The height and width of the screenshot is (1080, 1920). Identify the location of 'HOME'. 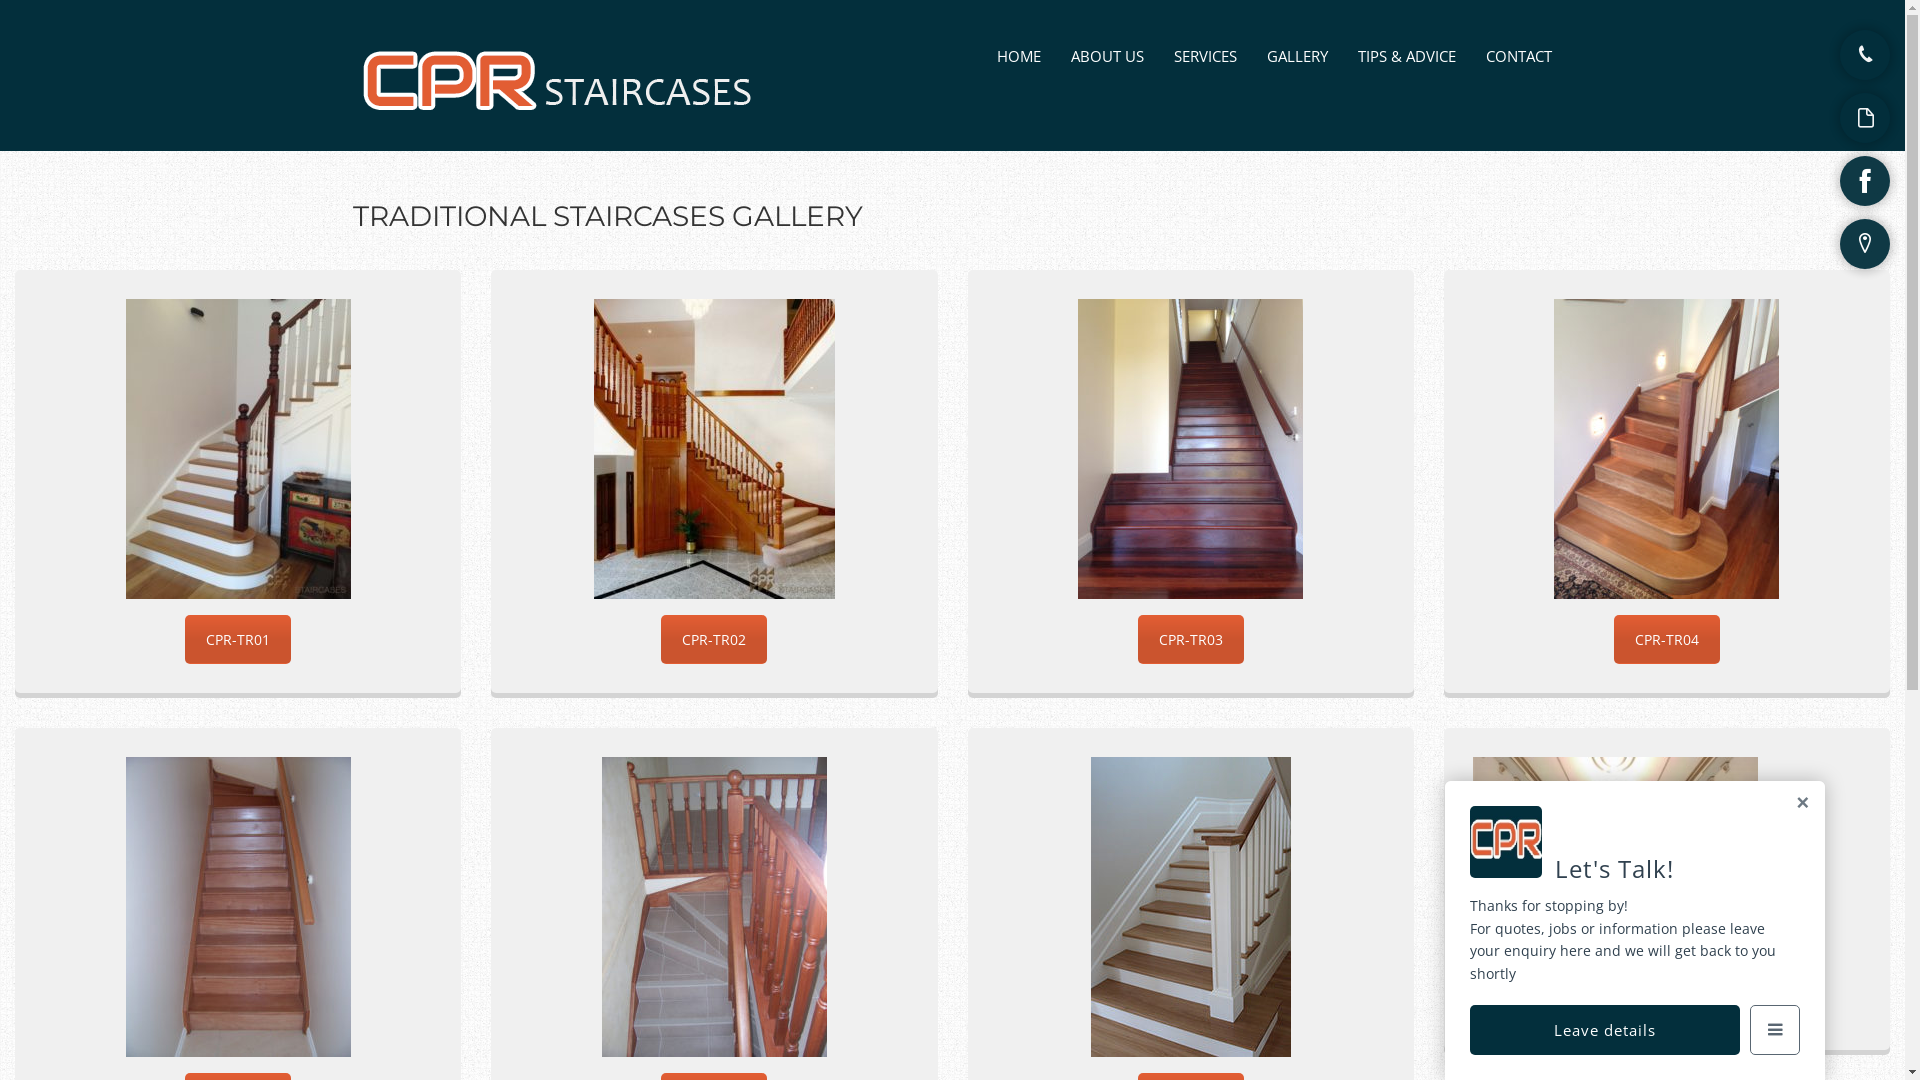
(1018, 55).